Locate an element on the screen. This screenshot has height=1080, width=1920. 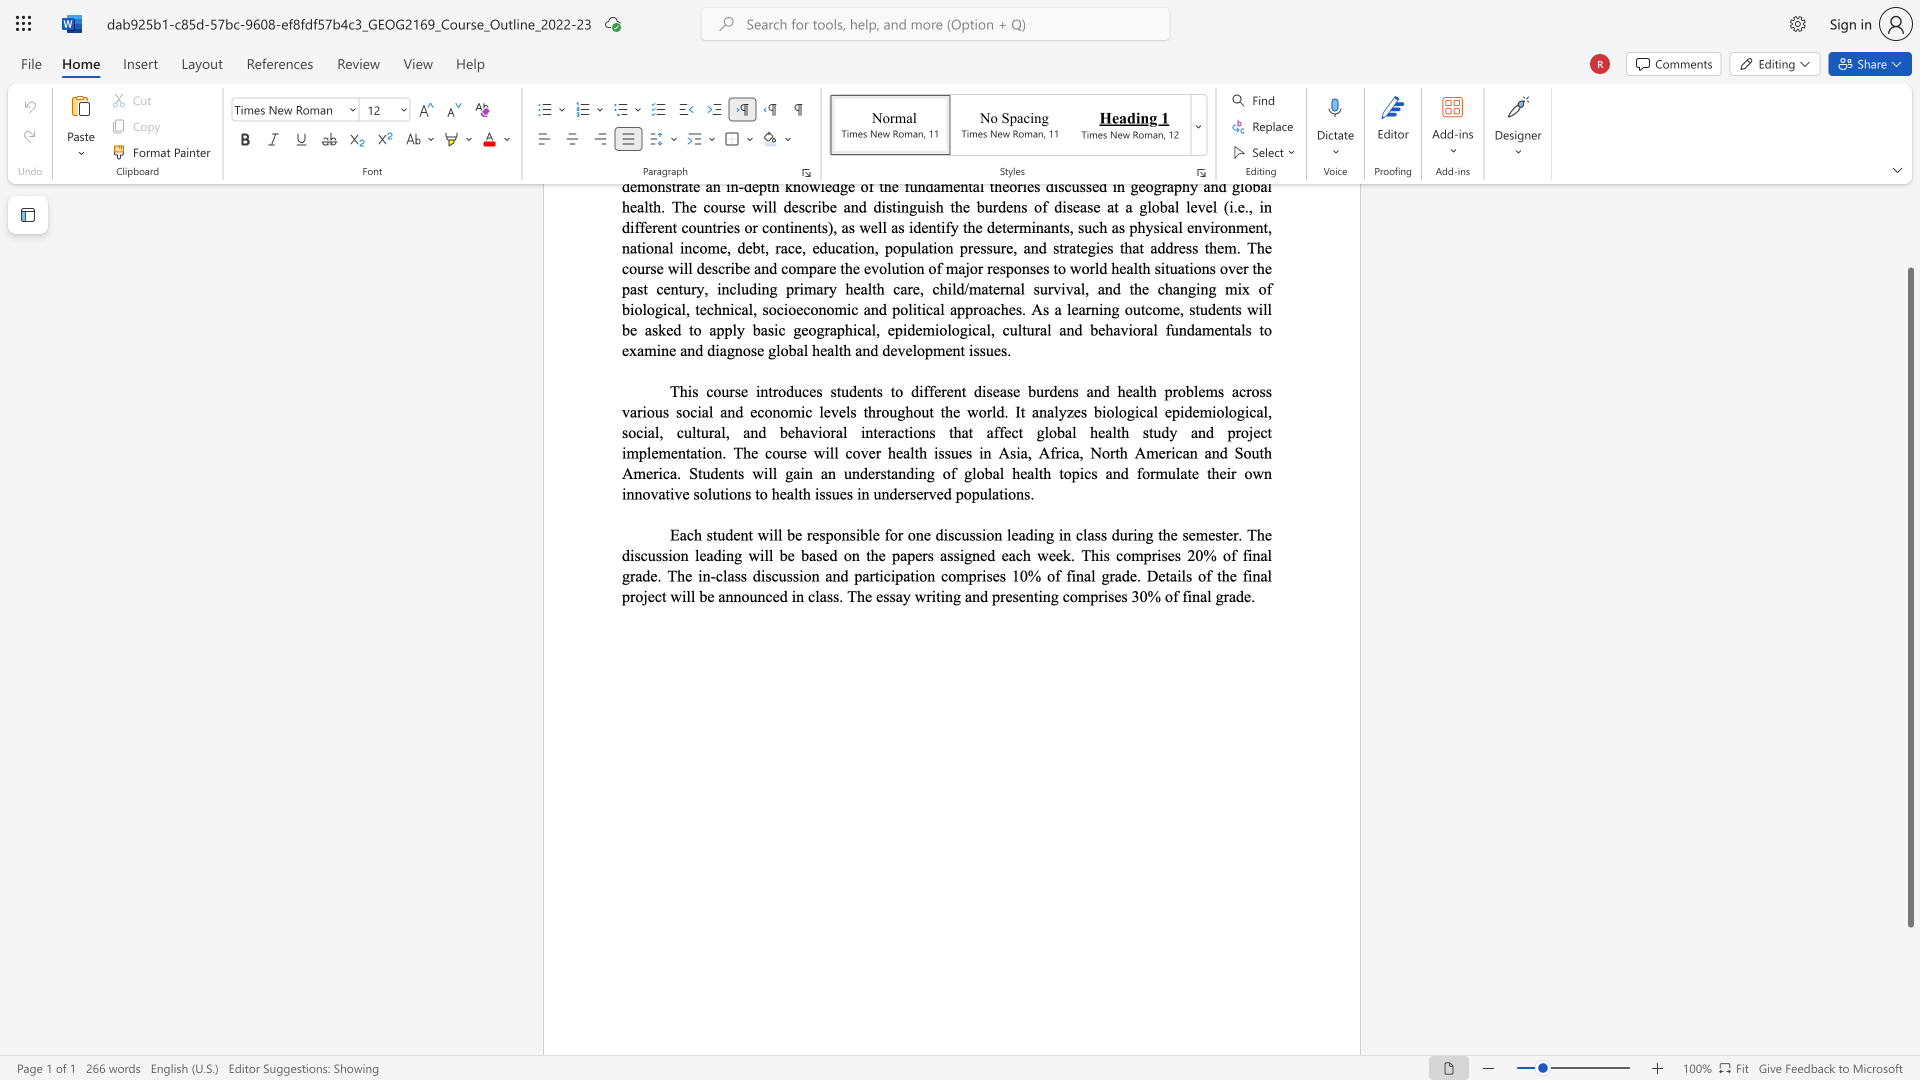
the scrollbar to scroll the page up is located at coordinates (1909, 238).